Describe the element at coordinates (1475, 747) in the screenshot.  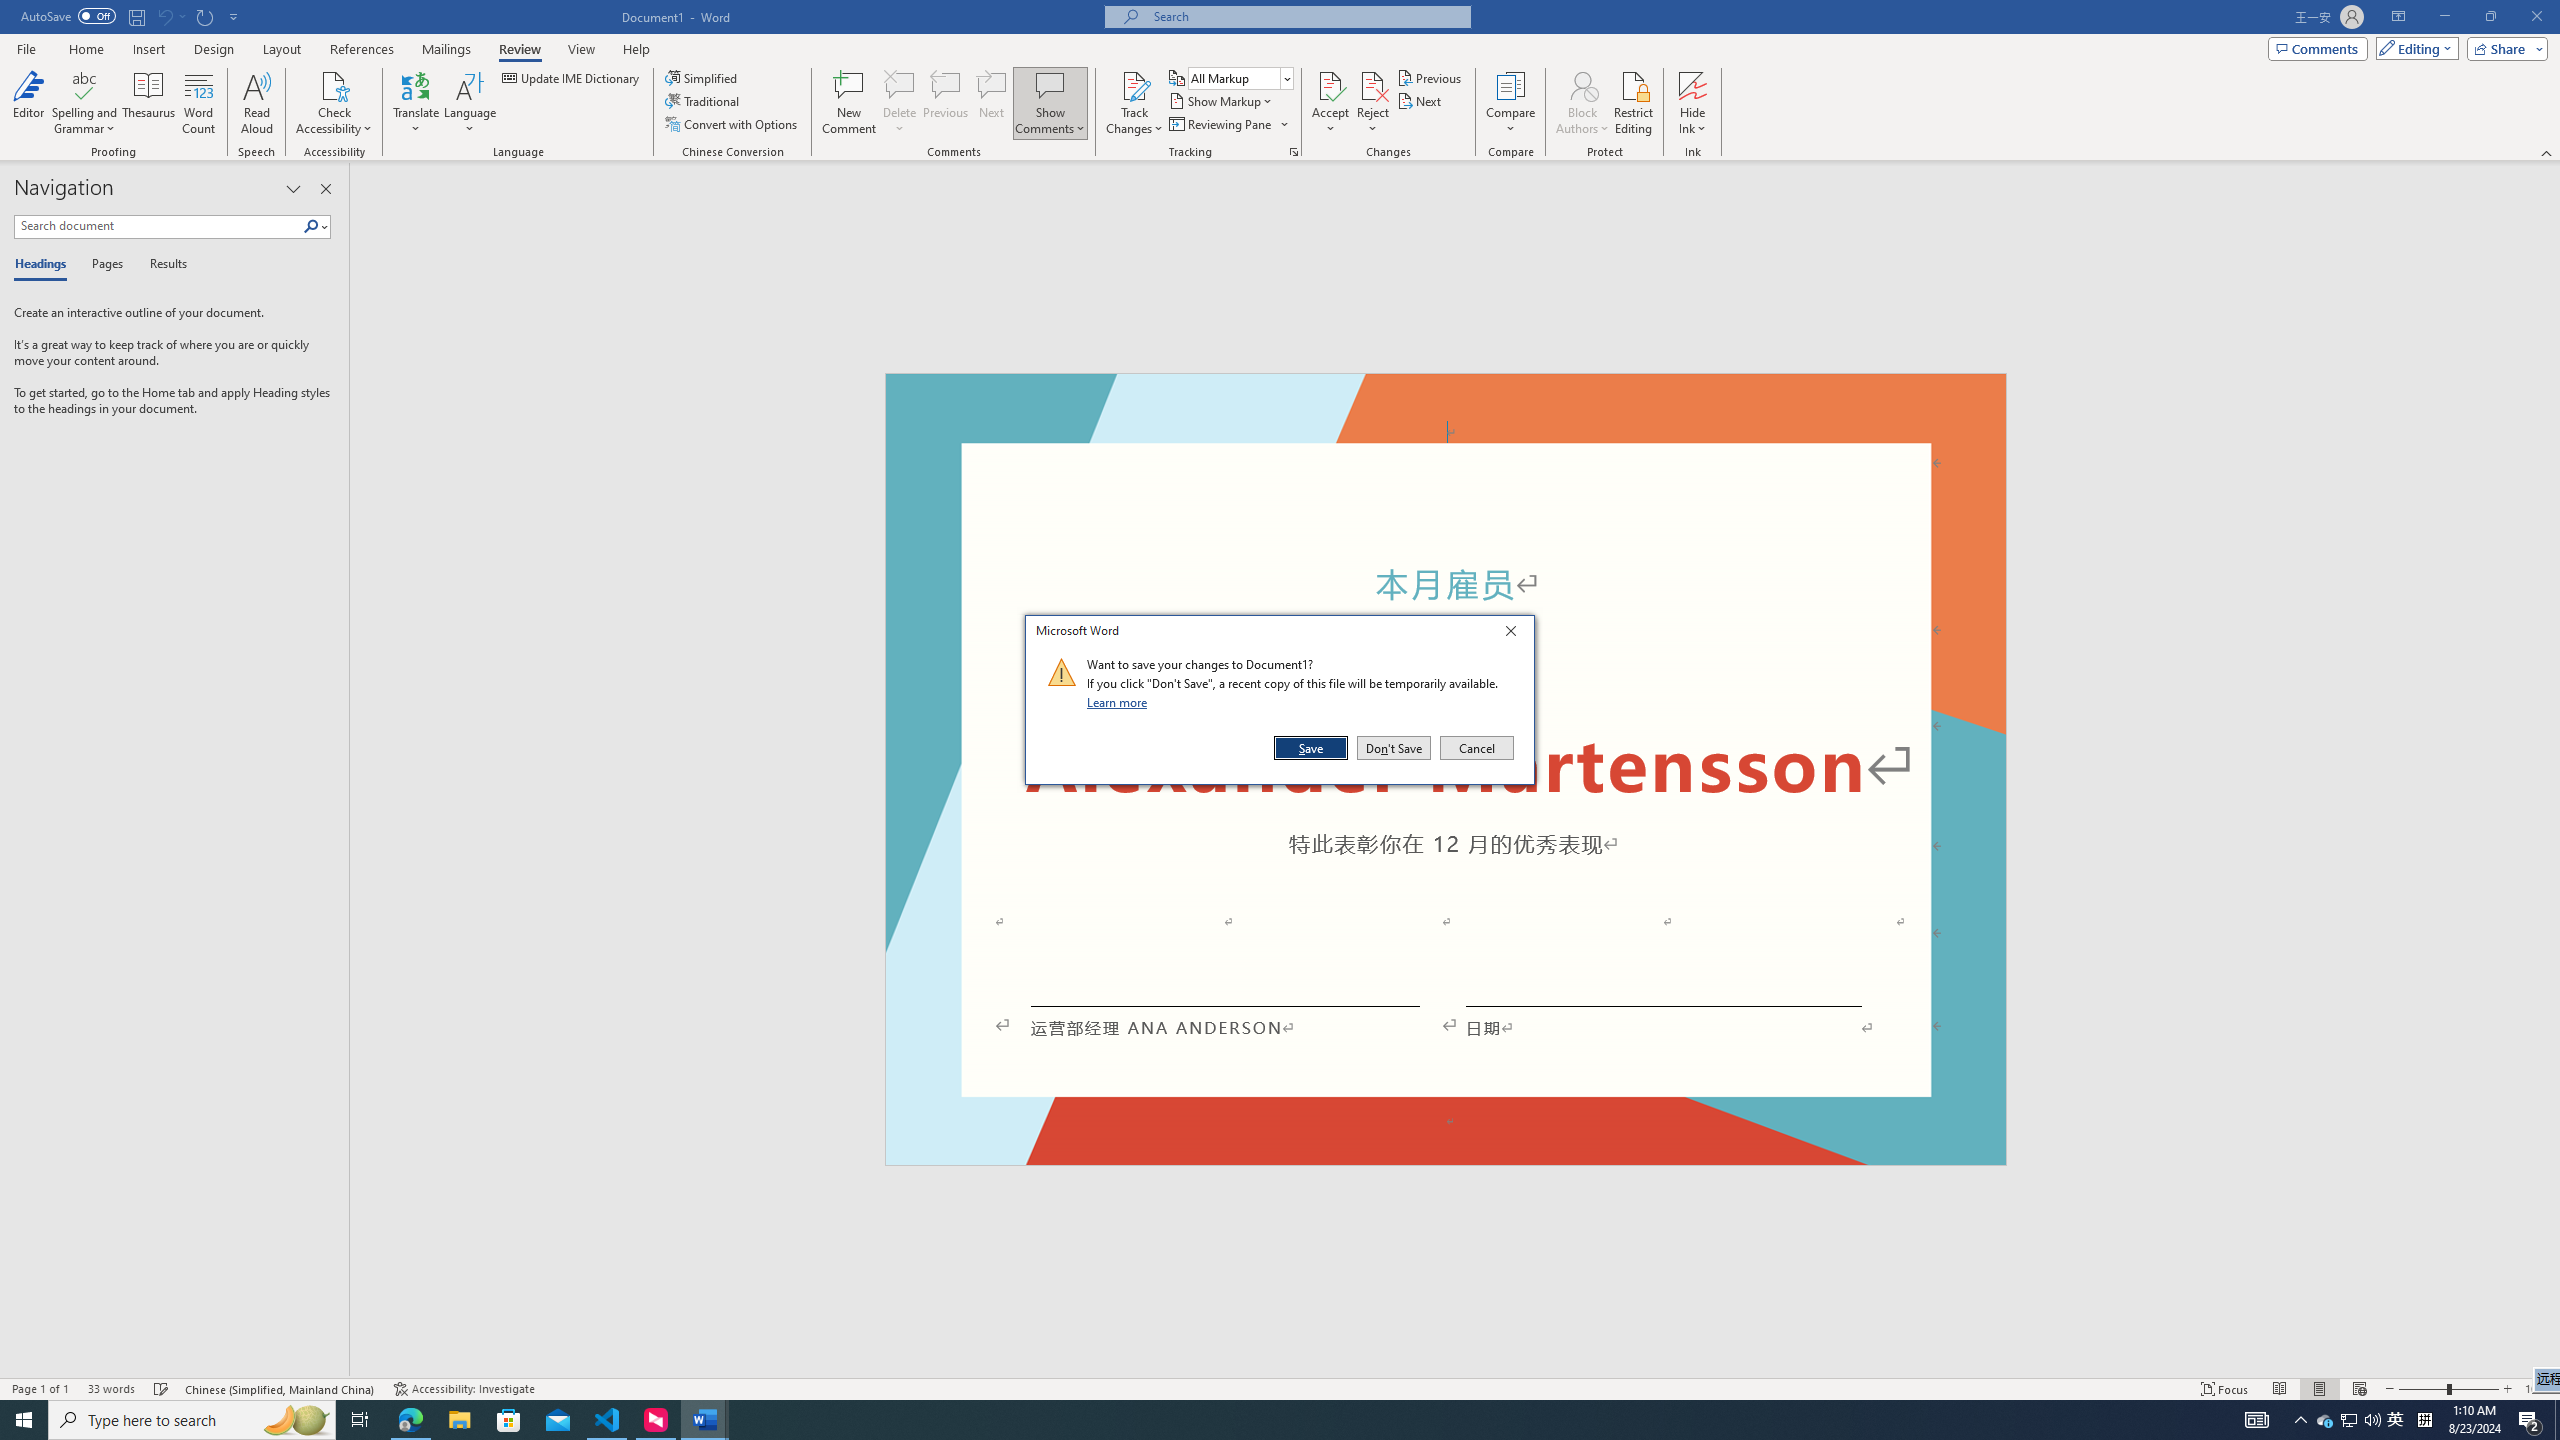
I see `'Cancel'` at that location.